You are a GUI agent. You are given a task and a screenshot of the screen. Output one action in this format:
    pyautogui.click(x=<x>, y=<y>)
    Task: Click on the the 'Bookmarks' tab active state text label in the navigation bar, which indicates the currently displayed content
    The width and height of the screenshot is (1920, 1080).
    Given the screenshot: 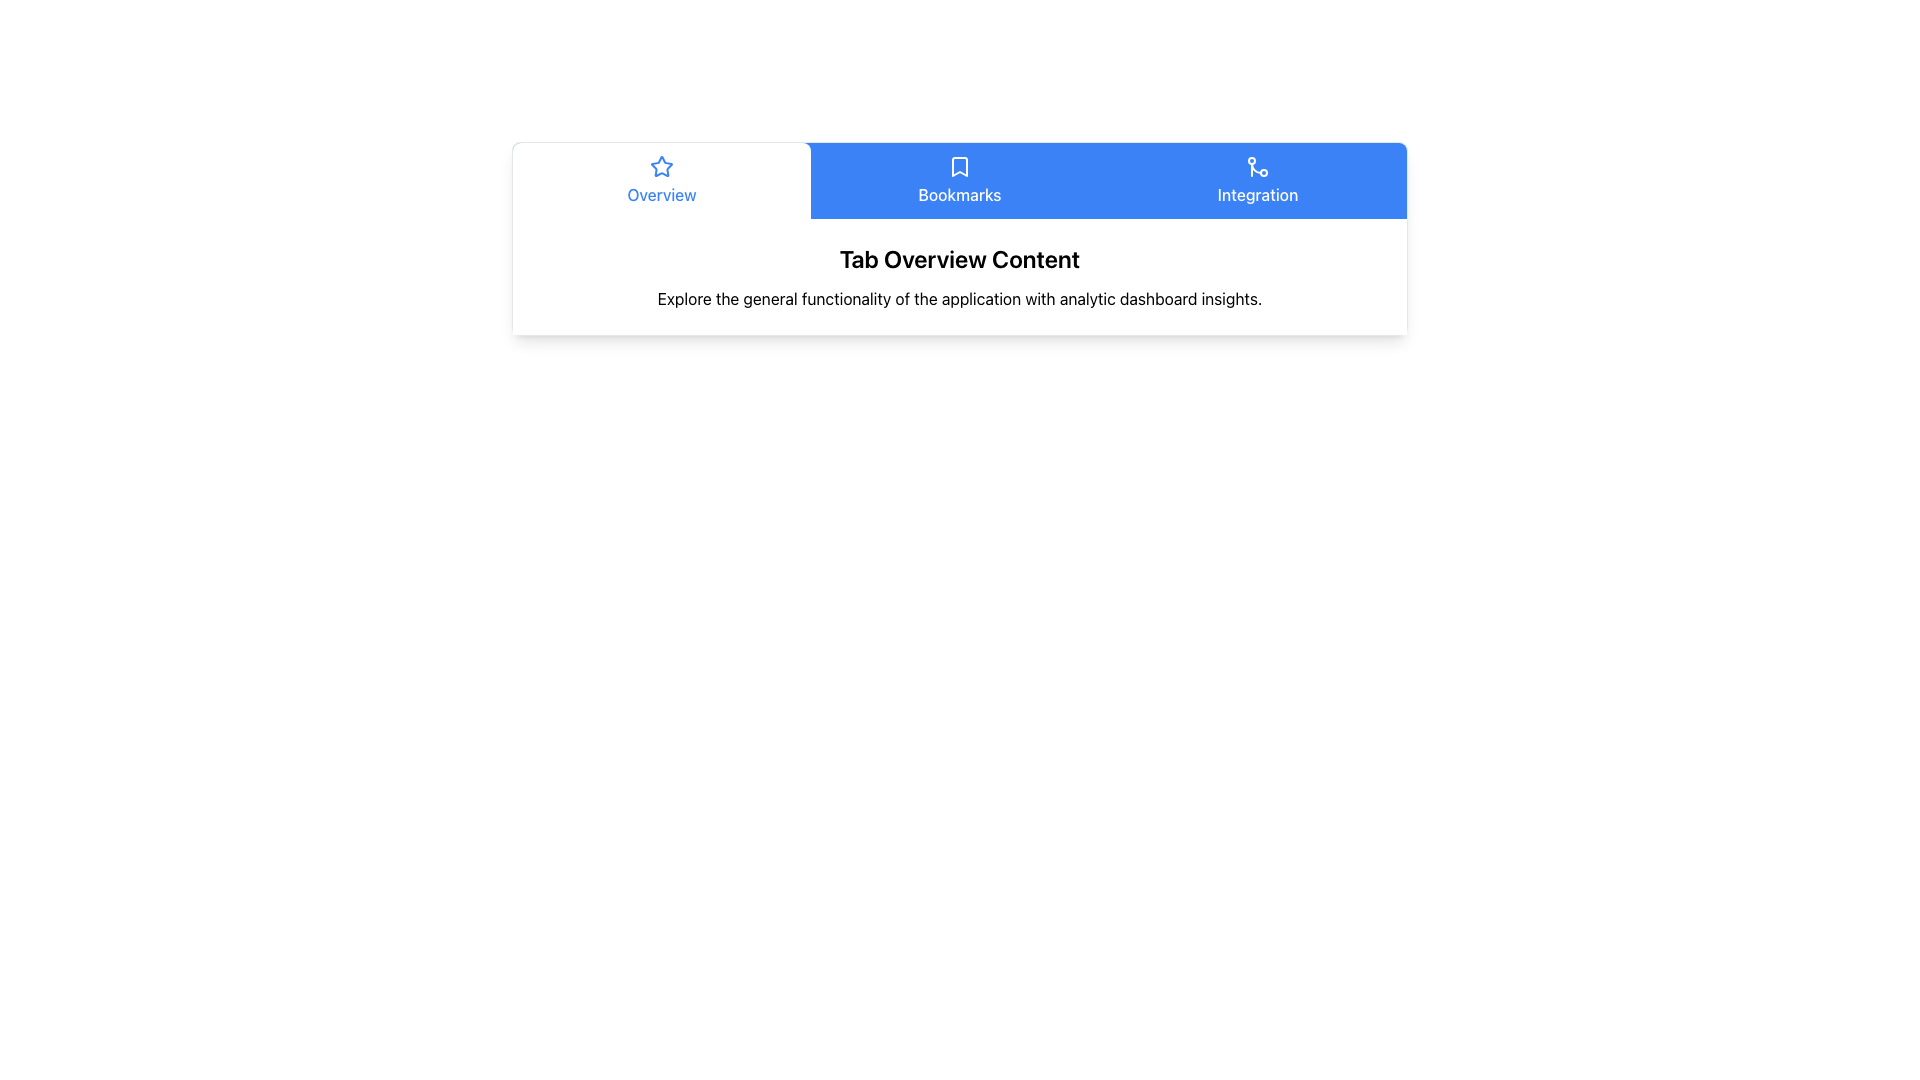 What is the action you would take?
    pyautogui.click(x=960, y=195)
    